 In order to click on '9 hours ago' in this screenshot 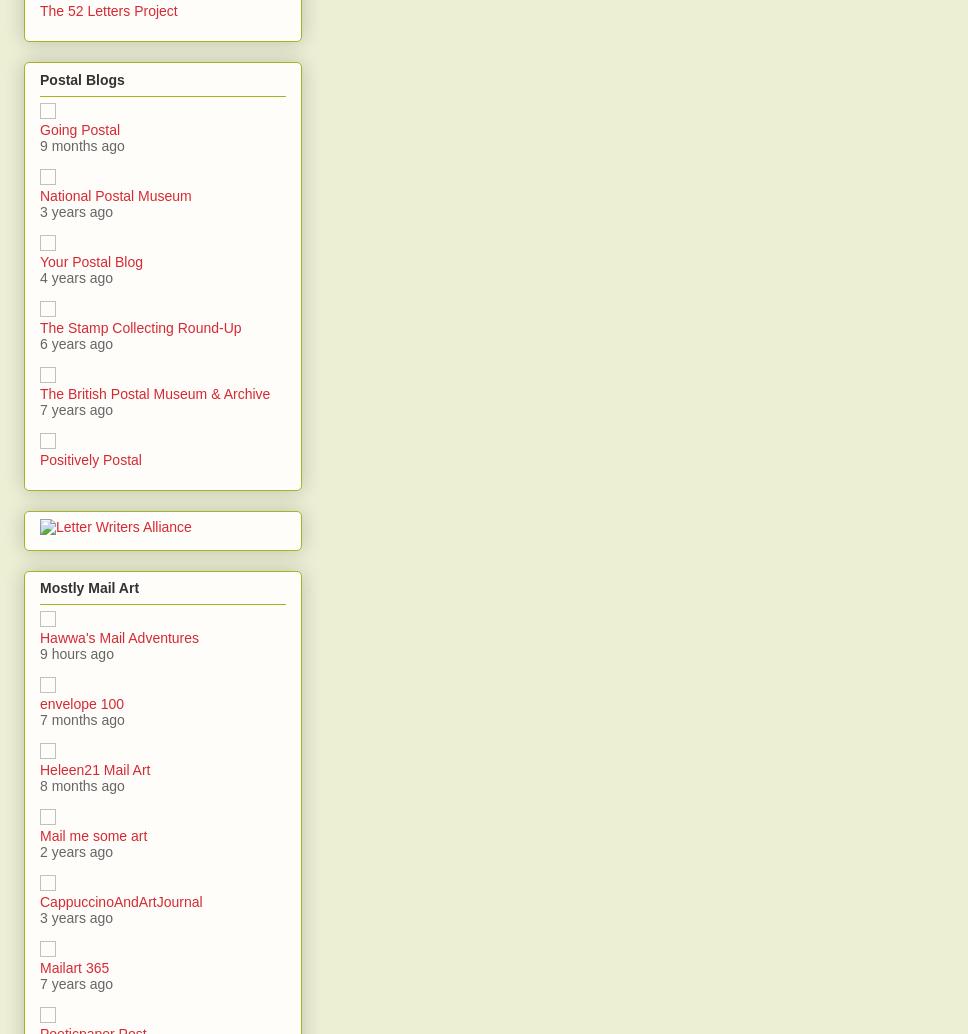, I will do `click(39, 654)`.